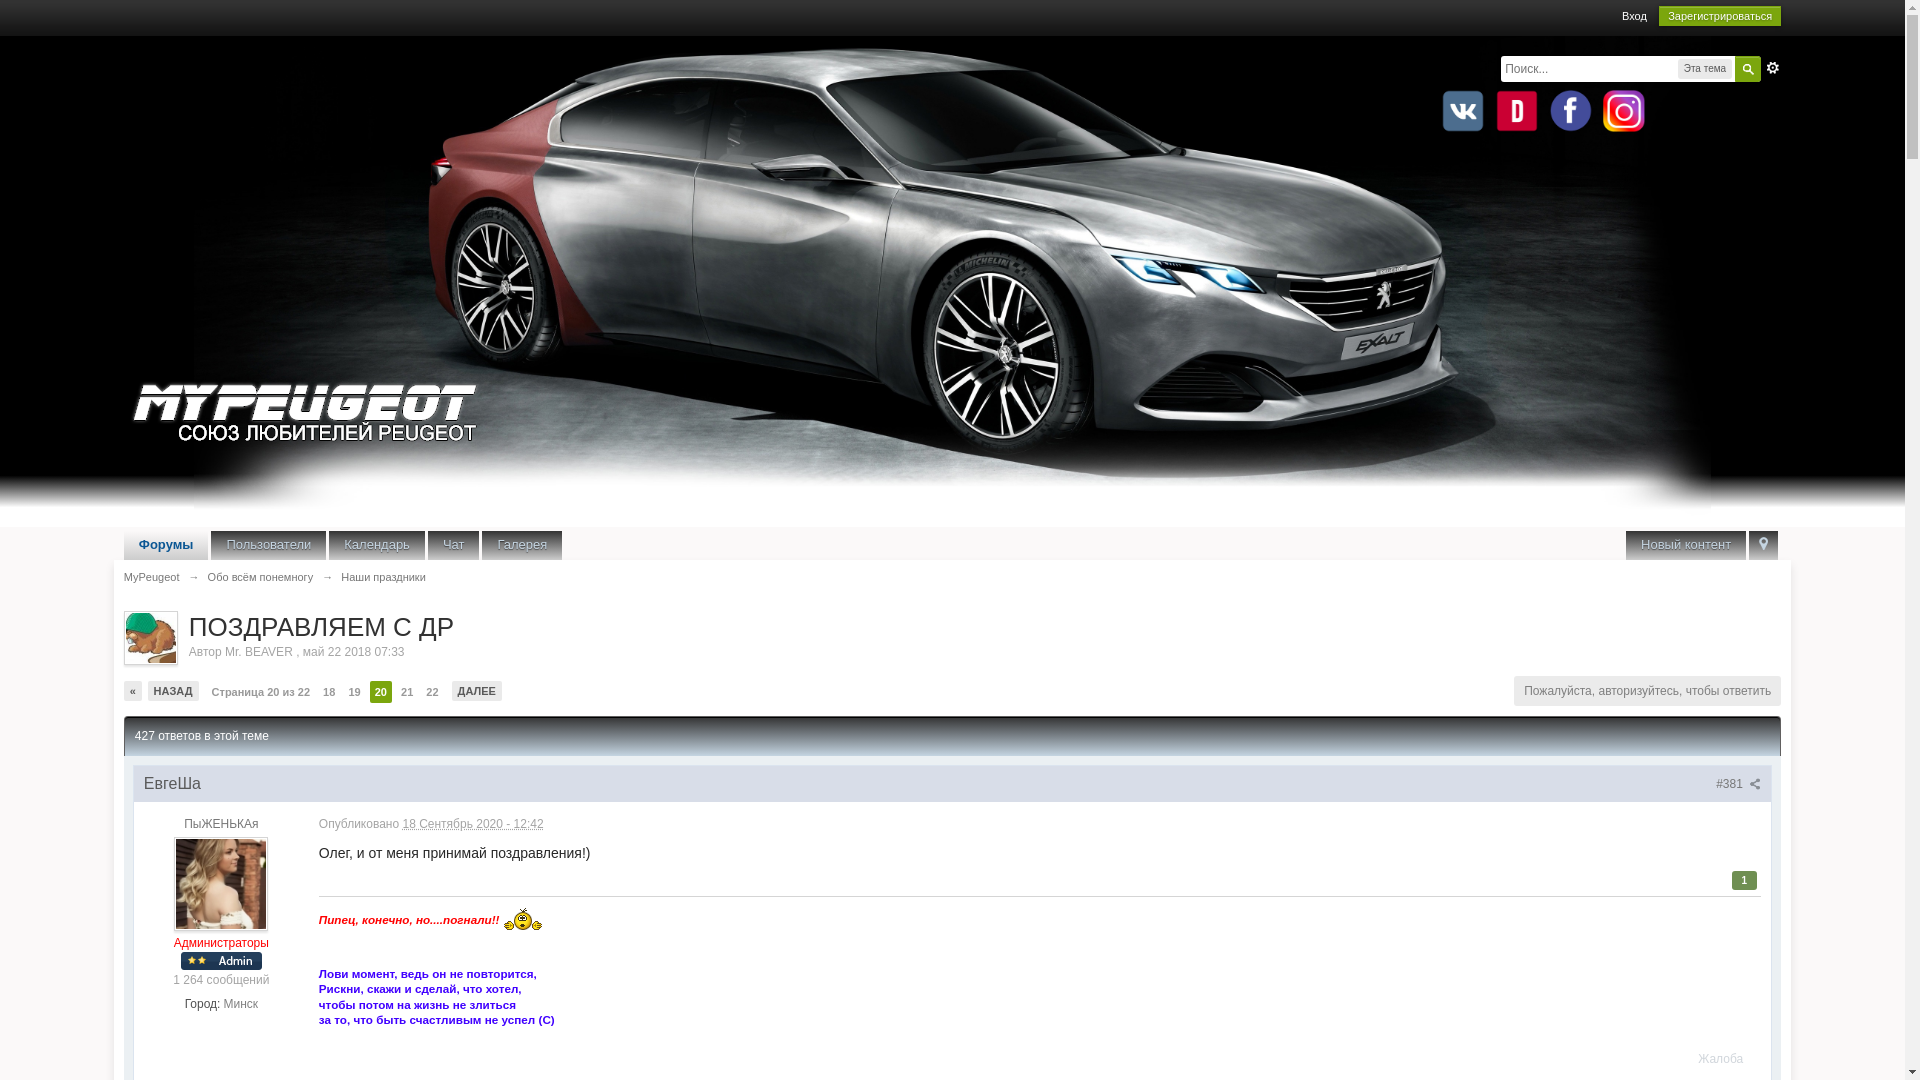 This screenshot has height=1080, width=1920. I want to click on '19', so click(354, 690).